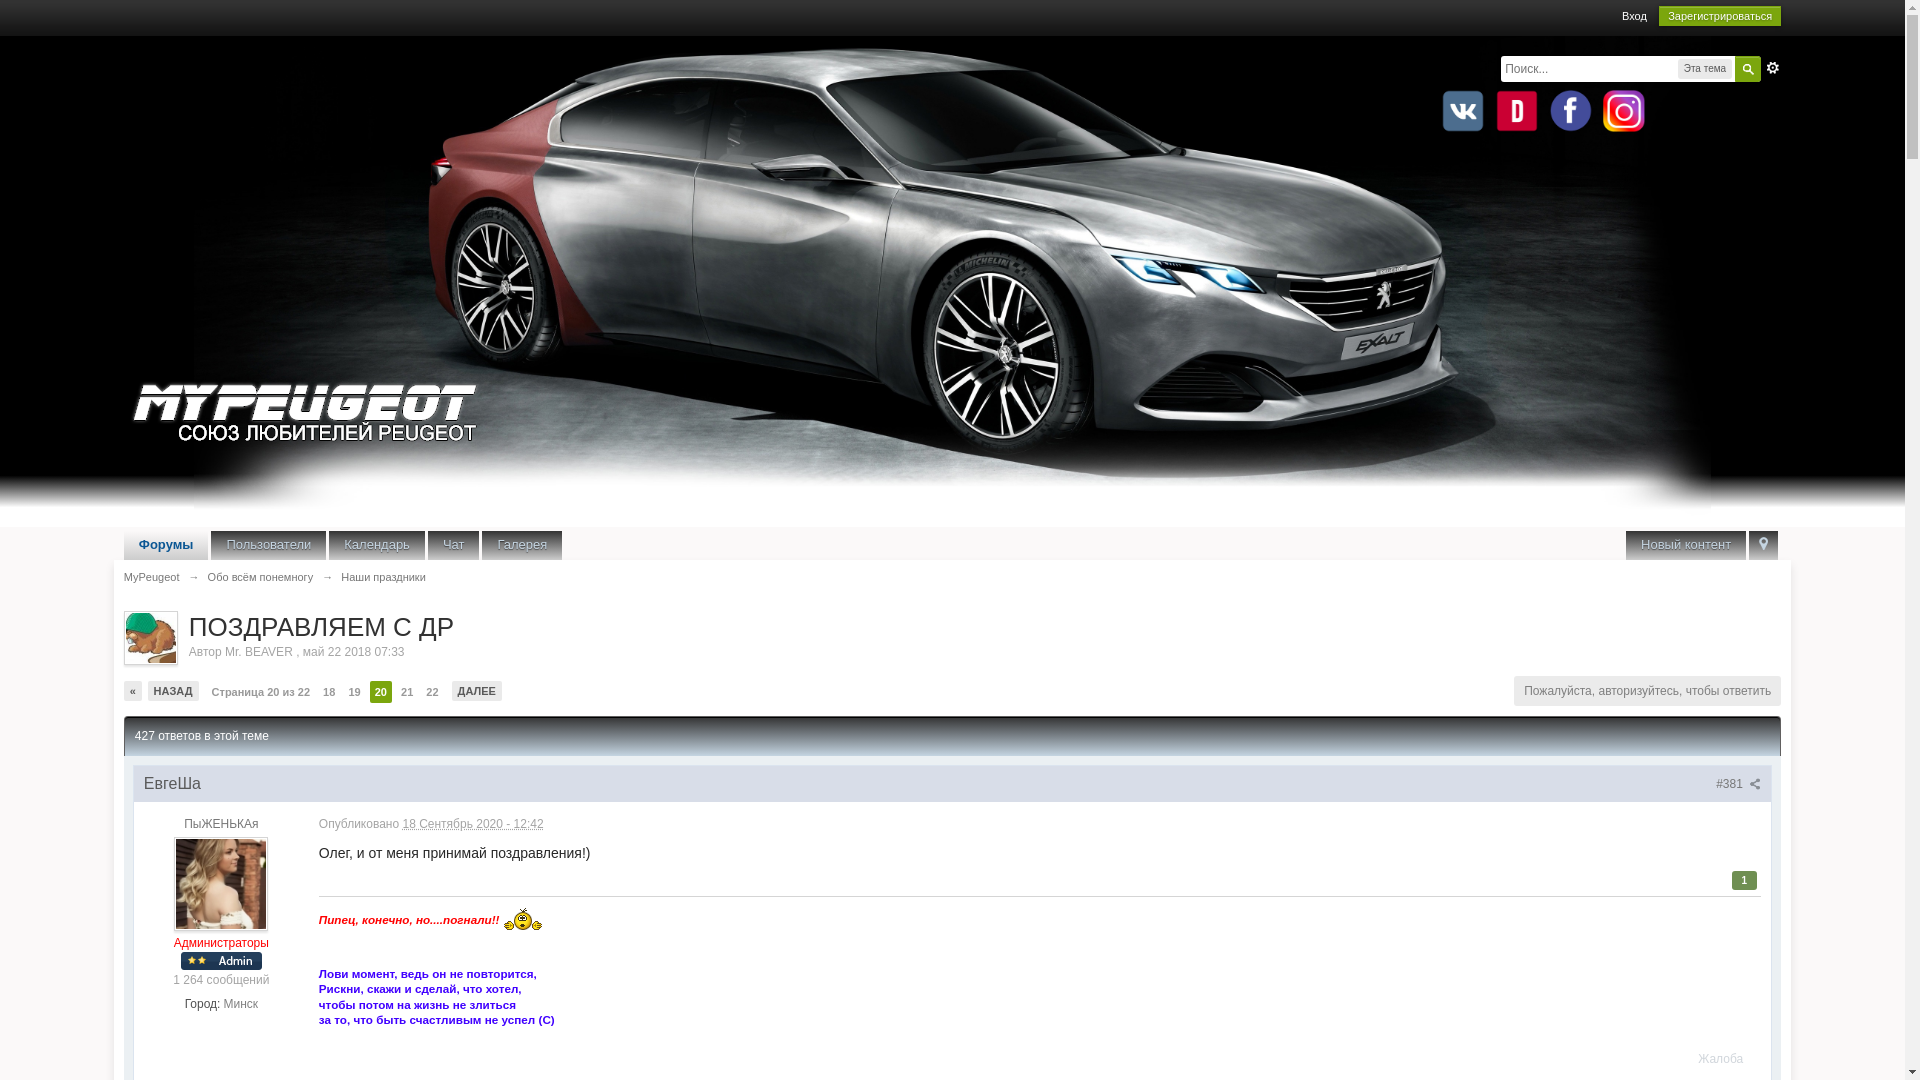 This screenshot has height=1080, width=1920. I want to click on '19', so click(354, 690).